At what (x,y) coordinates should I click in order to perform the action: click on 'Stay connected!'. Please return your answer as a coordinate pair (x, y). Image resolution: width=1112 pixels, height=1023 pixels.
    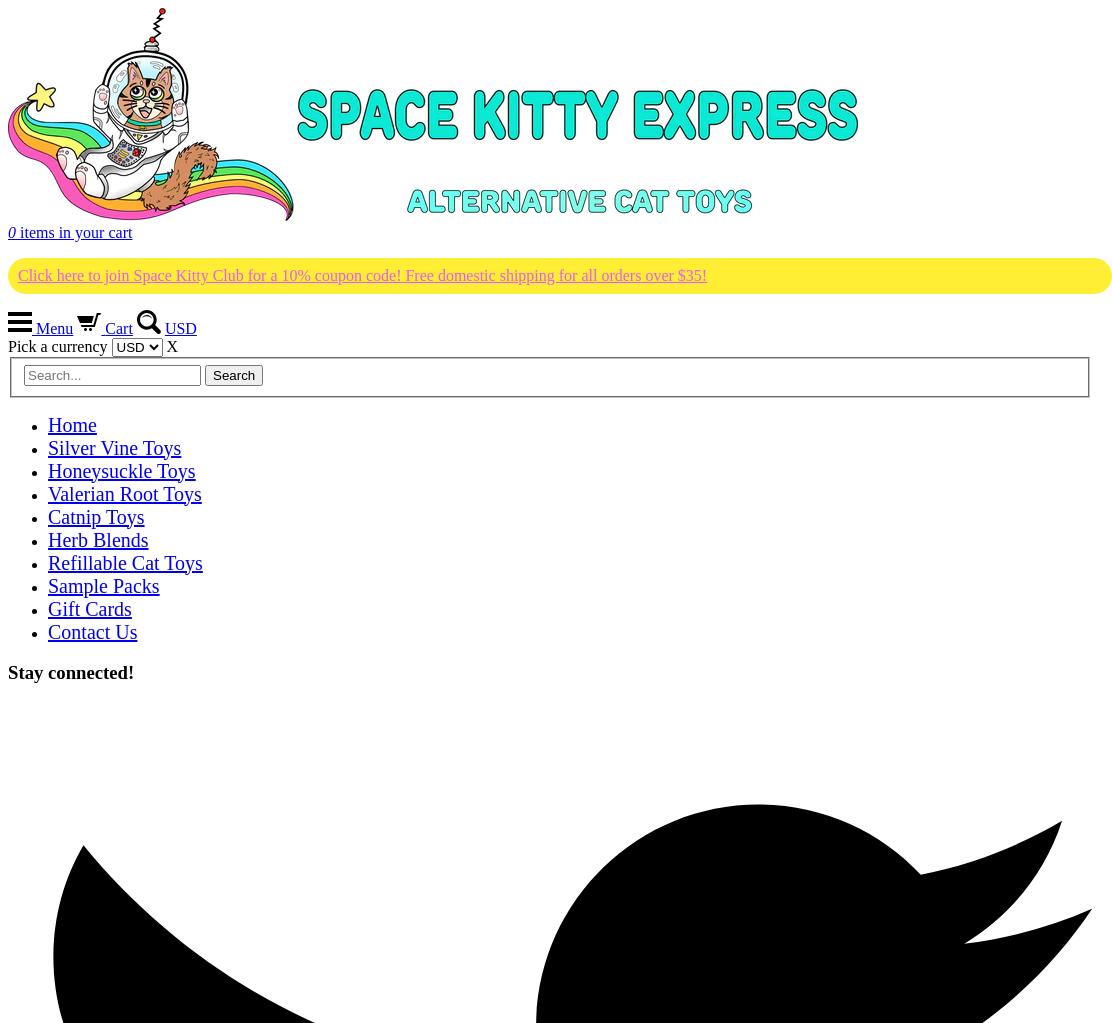
    Looking at the image, I should click on (70, 671).